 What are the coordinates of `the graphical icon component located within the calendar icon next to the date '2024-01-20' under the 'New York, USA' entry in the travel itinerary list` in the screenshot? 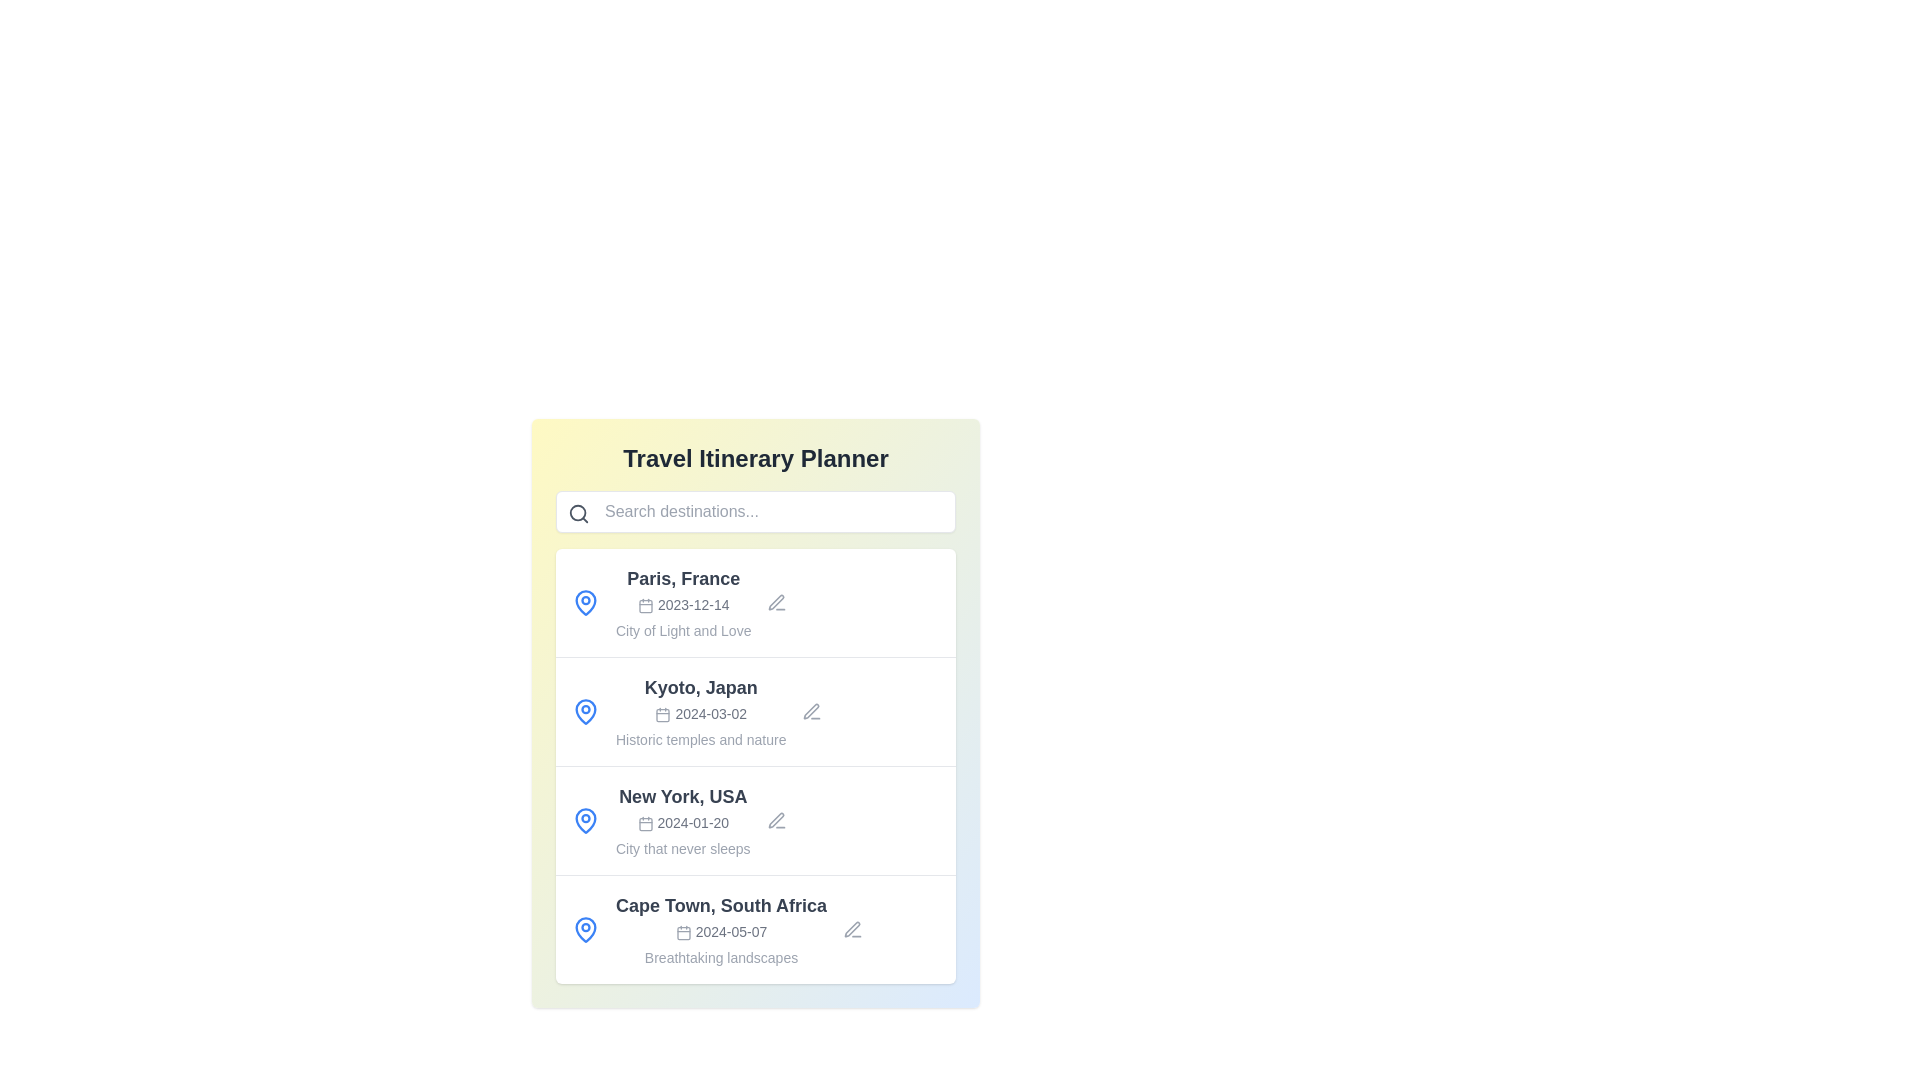 It's located at (645, 824).